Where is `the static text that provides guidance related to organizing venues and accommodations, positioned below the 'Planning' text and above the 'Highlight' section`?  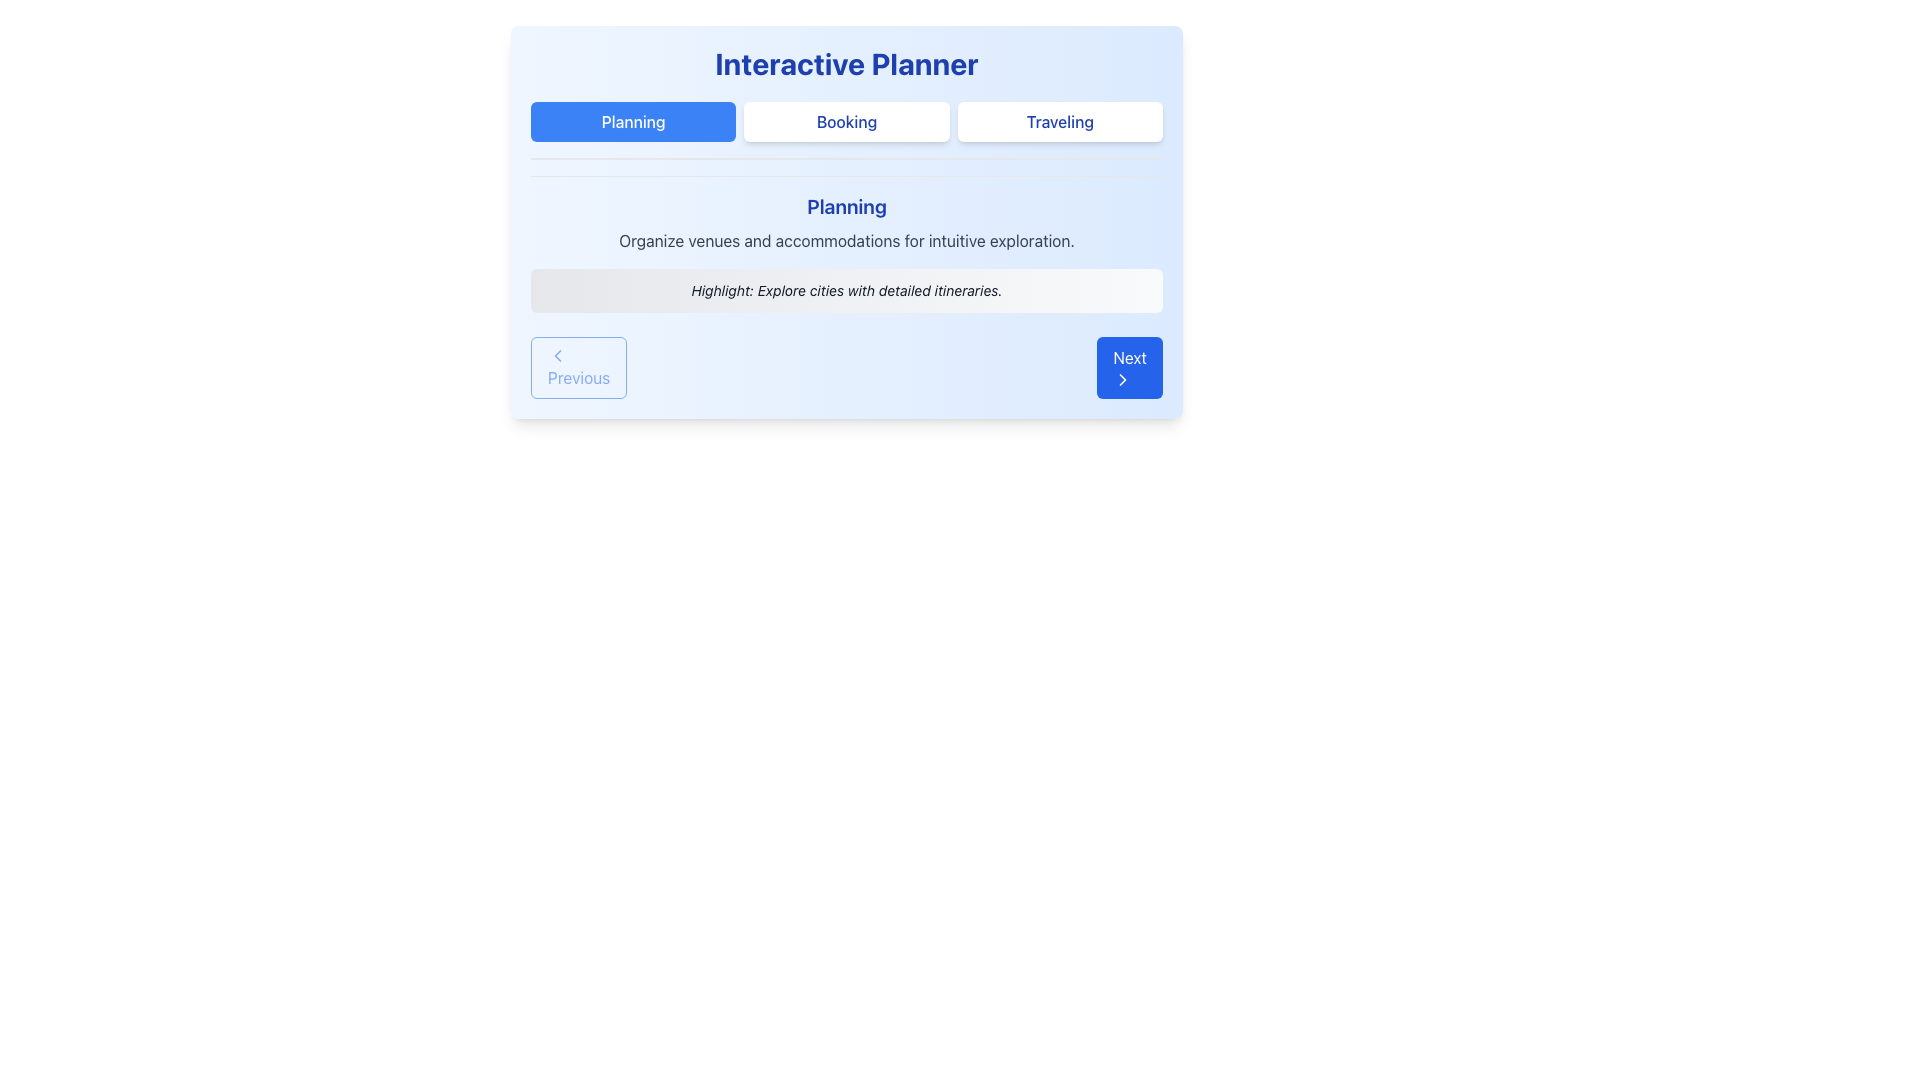
the static text that provides guidance related to organizing venues and accommodations, positioned below the 'Planning' text and above the 'Highlight' section is located at coordinates (846, 239).